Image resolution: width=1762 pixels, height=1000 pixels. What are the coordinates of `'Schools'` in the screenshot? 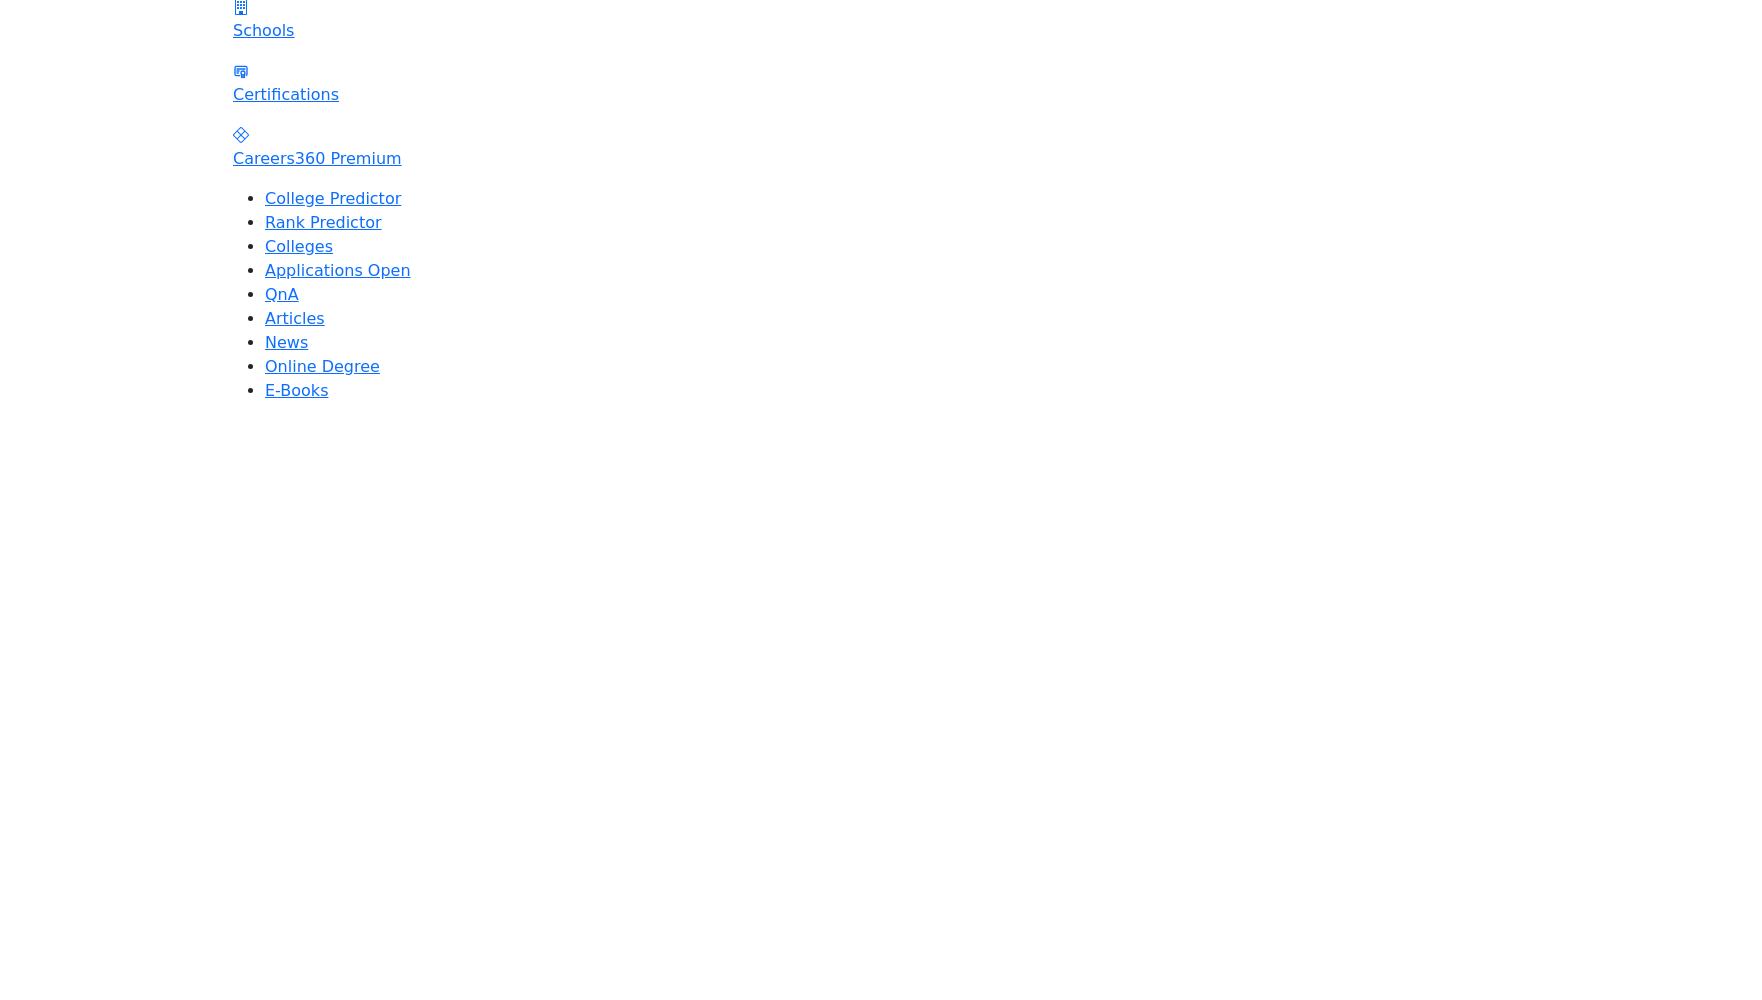 It's located at (263, 29).